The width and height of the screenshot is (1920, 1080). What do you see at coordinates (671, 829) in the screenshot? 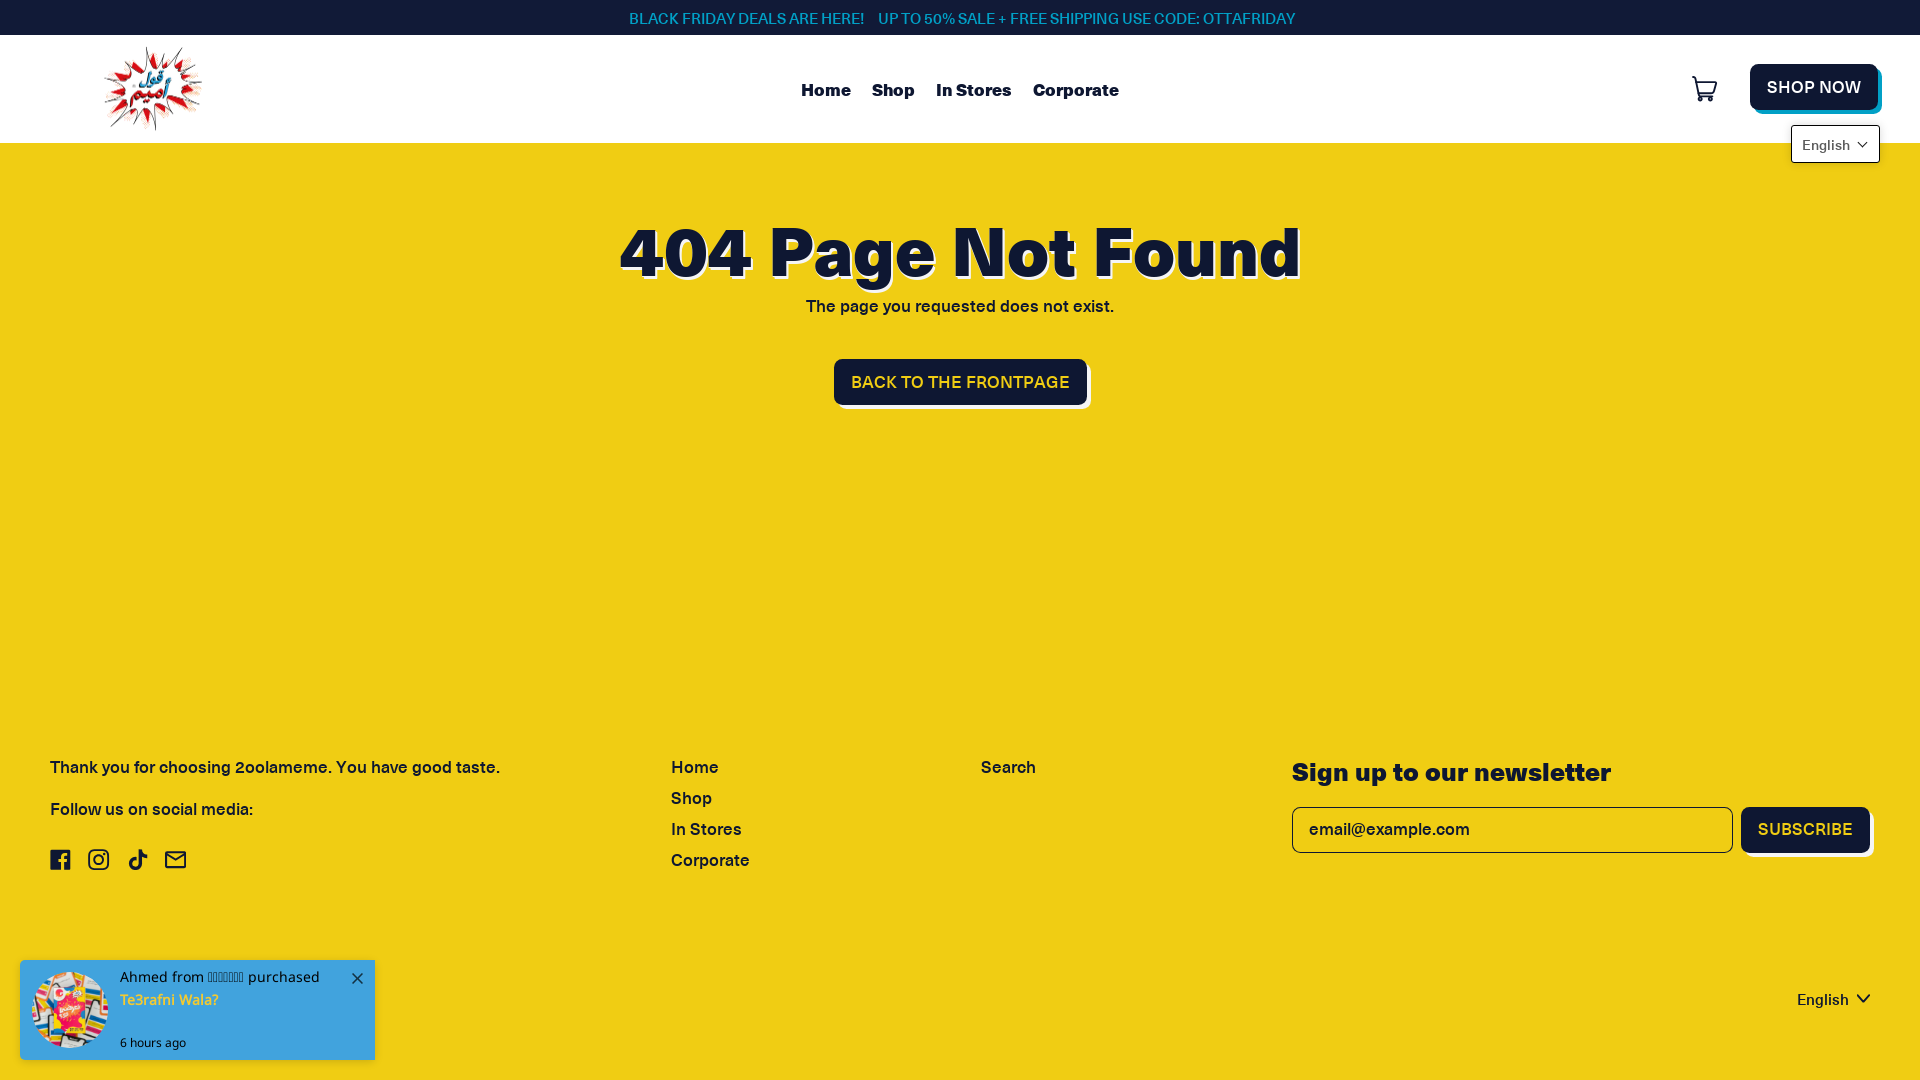
I see `'In Stores'` at bounding box center [671, 829].